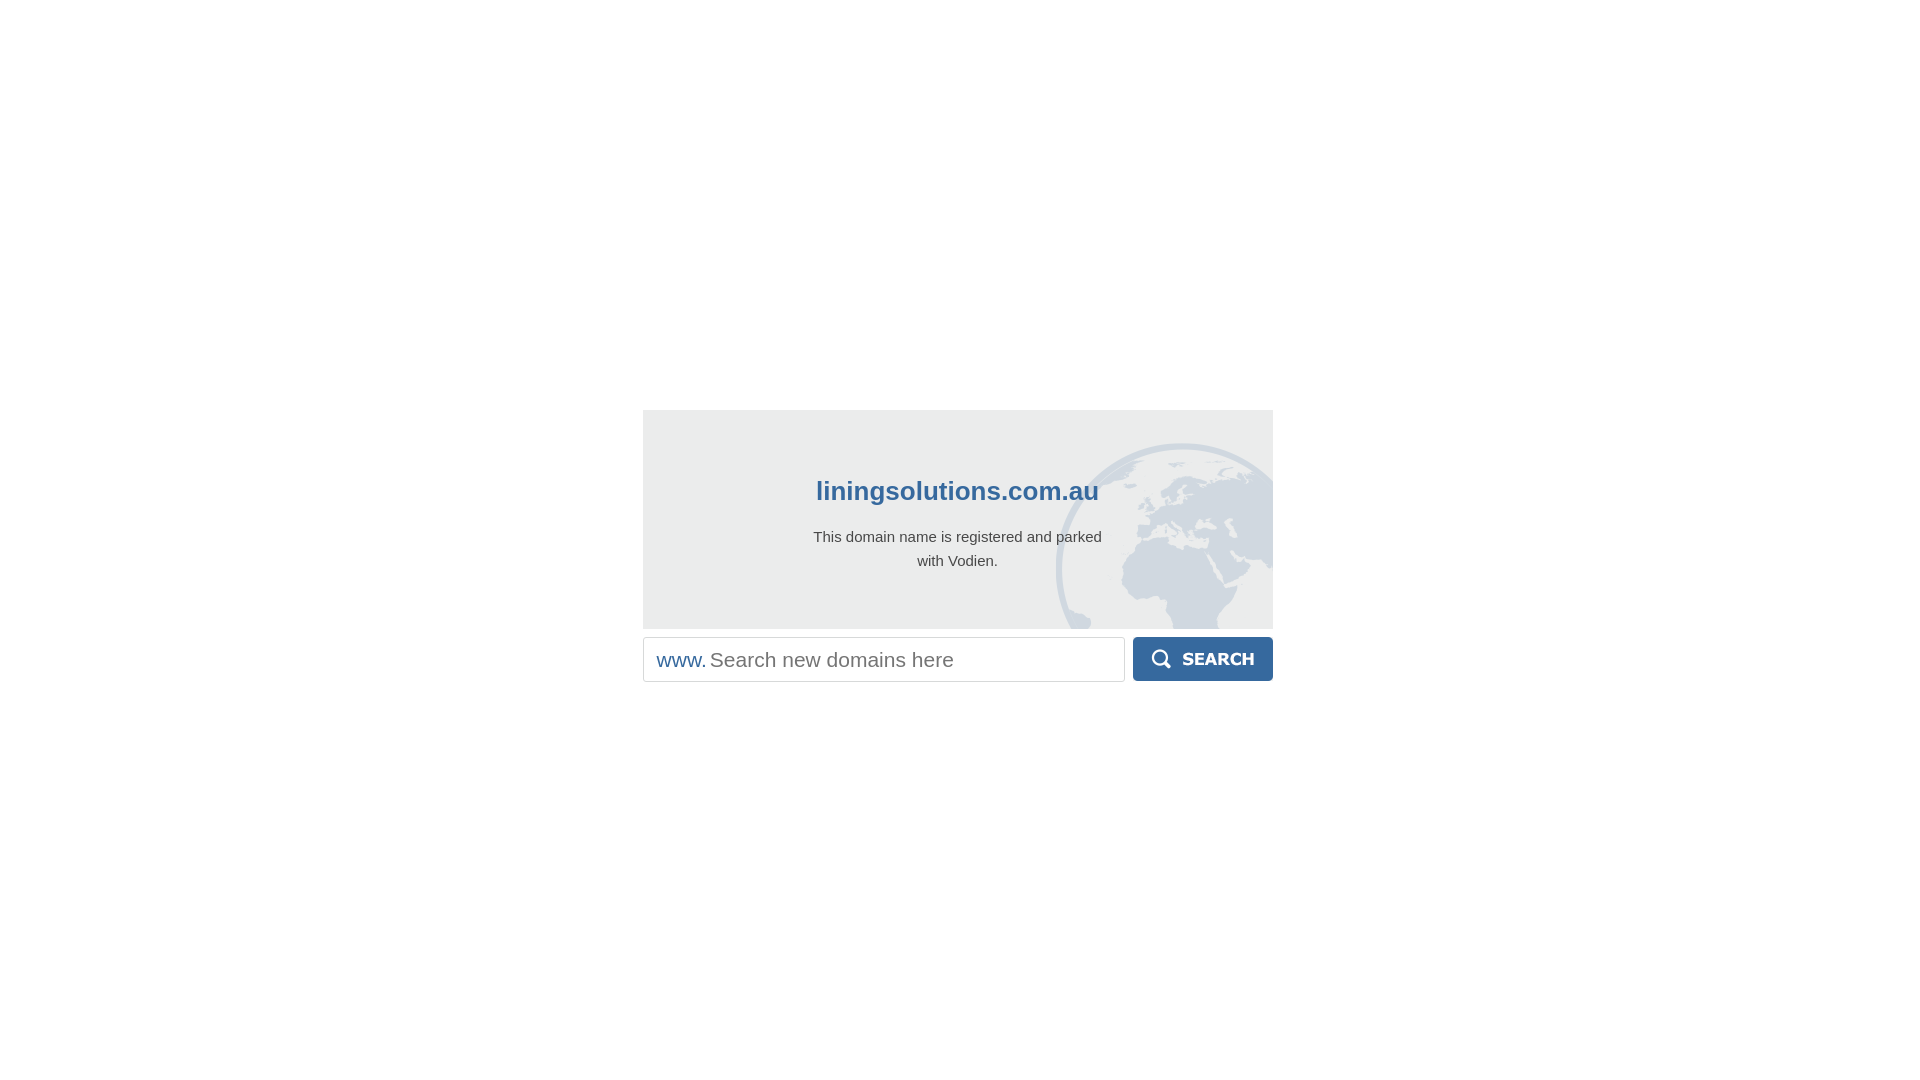 The height and width of the screenshot is (1080, 1920). What do you see at coordinates (1202, 659) in the screenshot?
I see `'Search'` at bounding box center [1202, 659].